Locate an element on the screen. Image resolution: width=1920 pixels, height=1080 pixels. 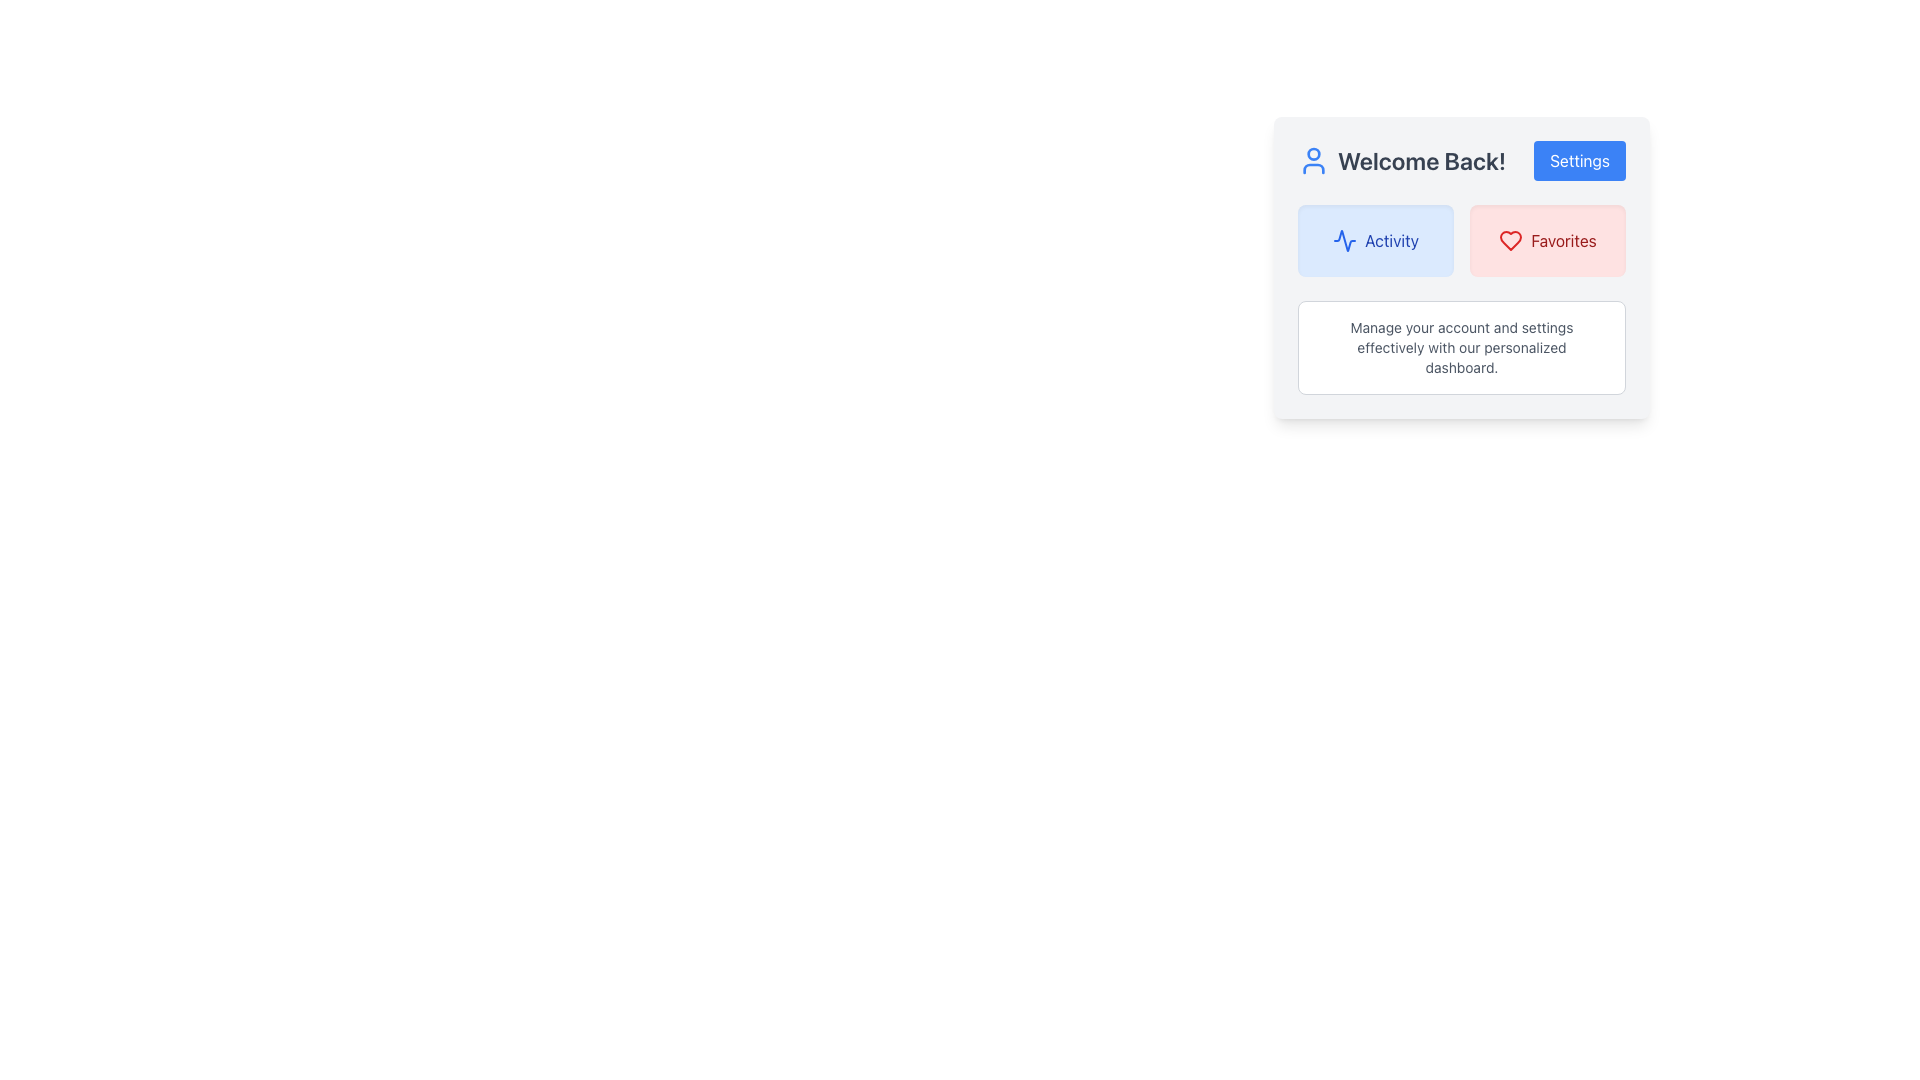
label displaying the word 'Favorites' in bold red font, located in a button-like structure adjacent to a heart icon in the upper-right section of the interface is located at coordinates (1563, 239).